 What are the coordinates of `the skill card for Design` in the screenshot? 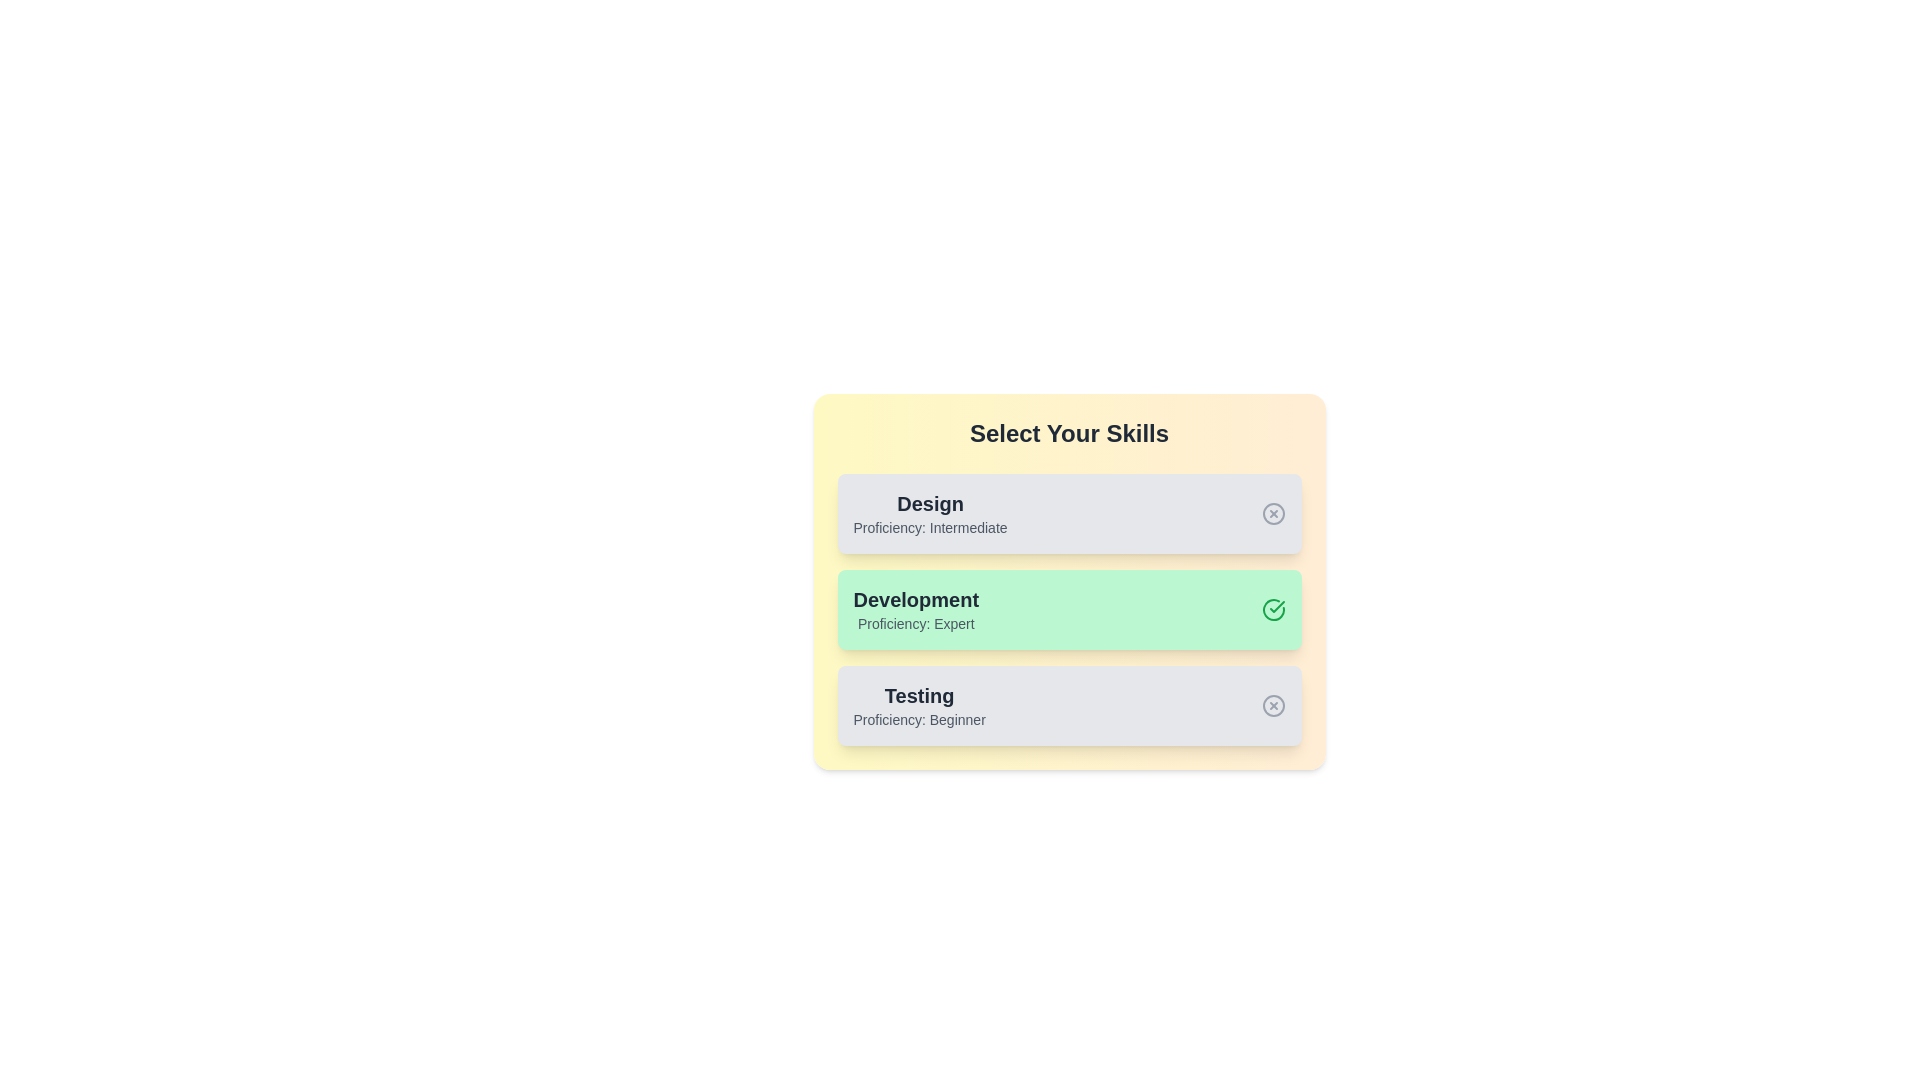 It's located at (1068, 512).